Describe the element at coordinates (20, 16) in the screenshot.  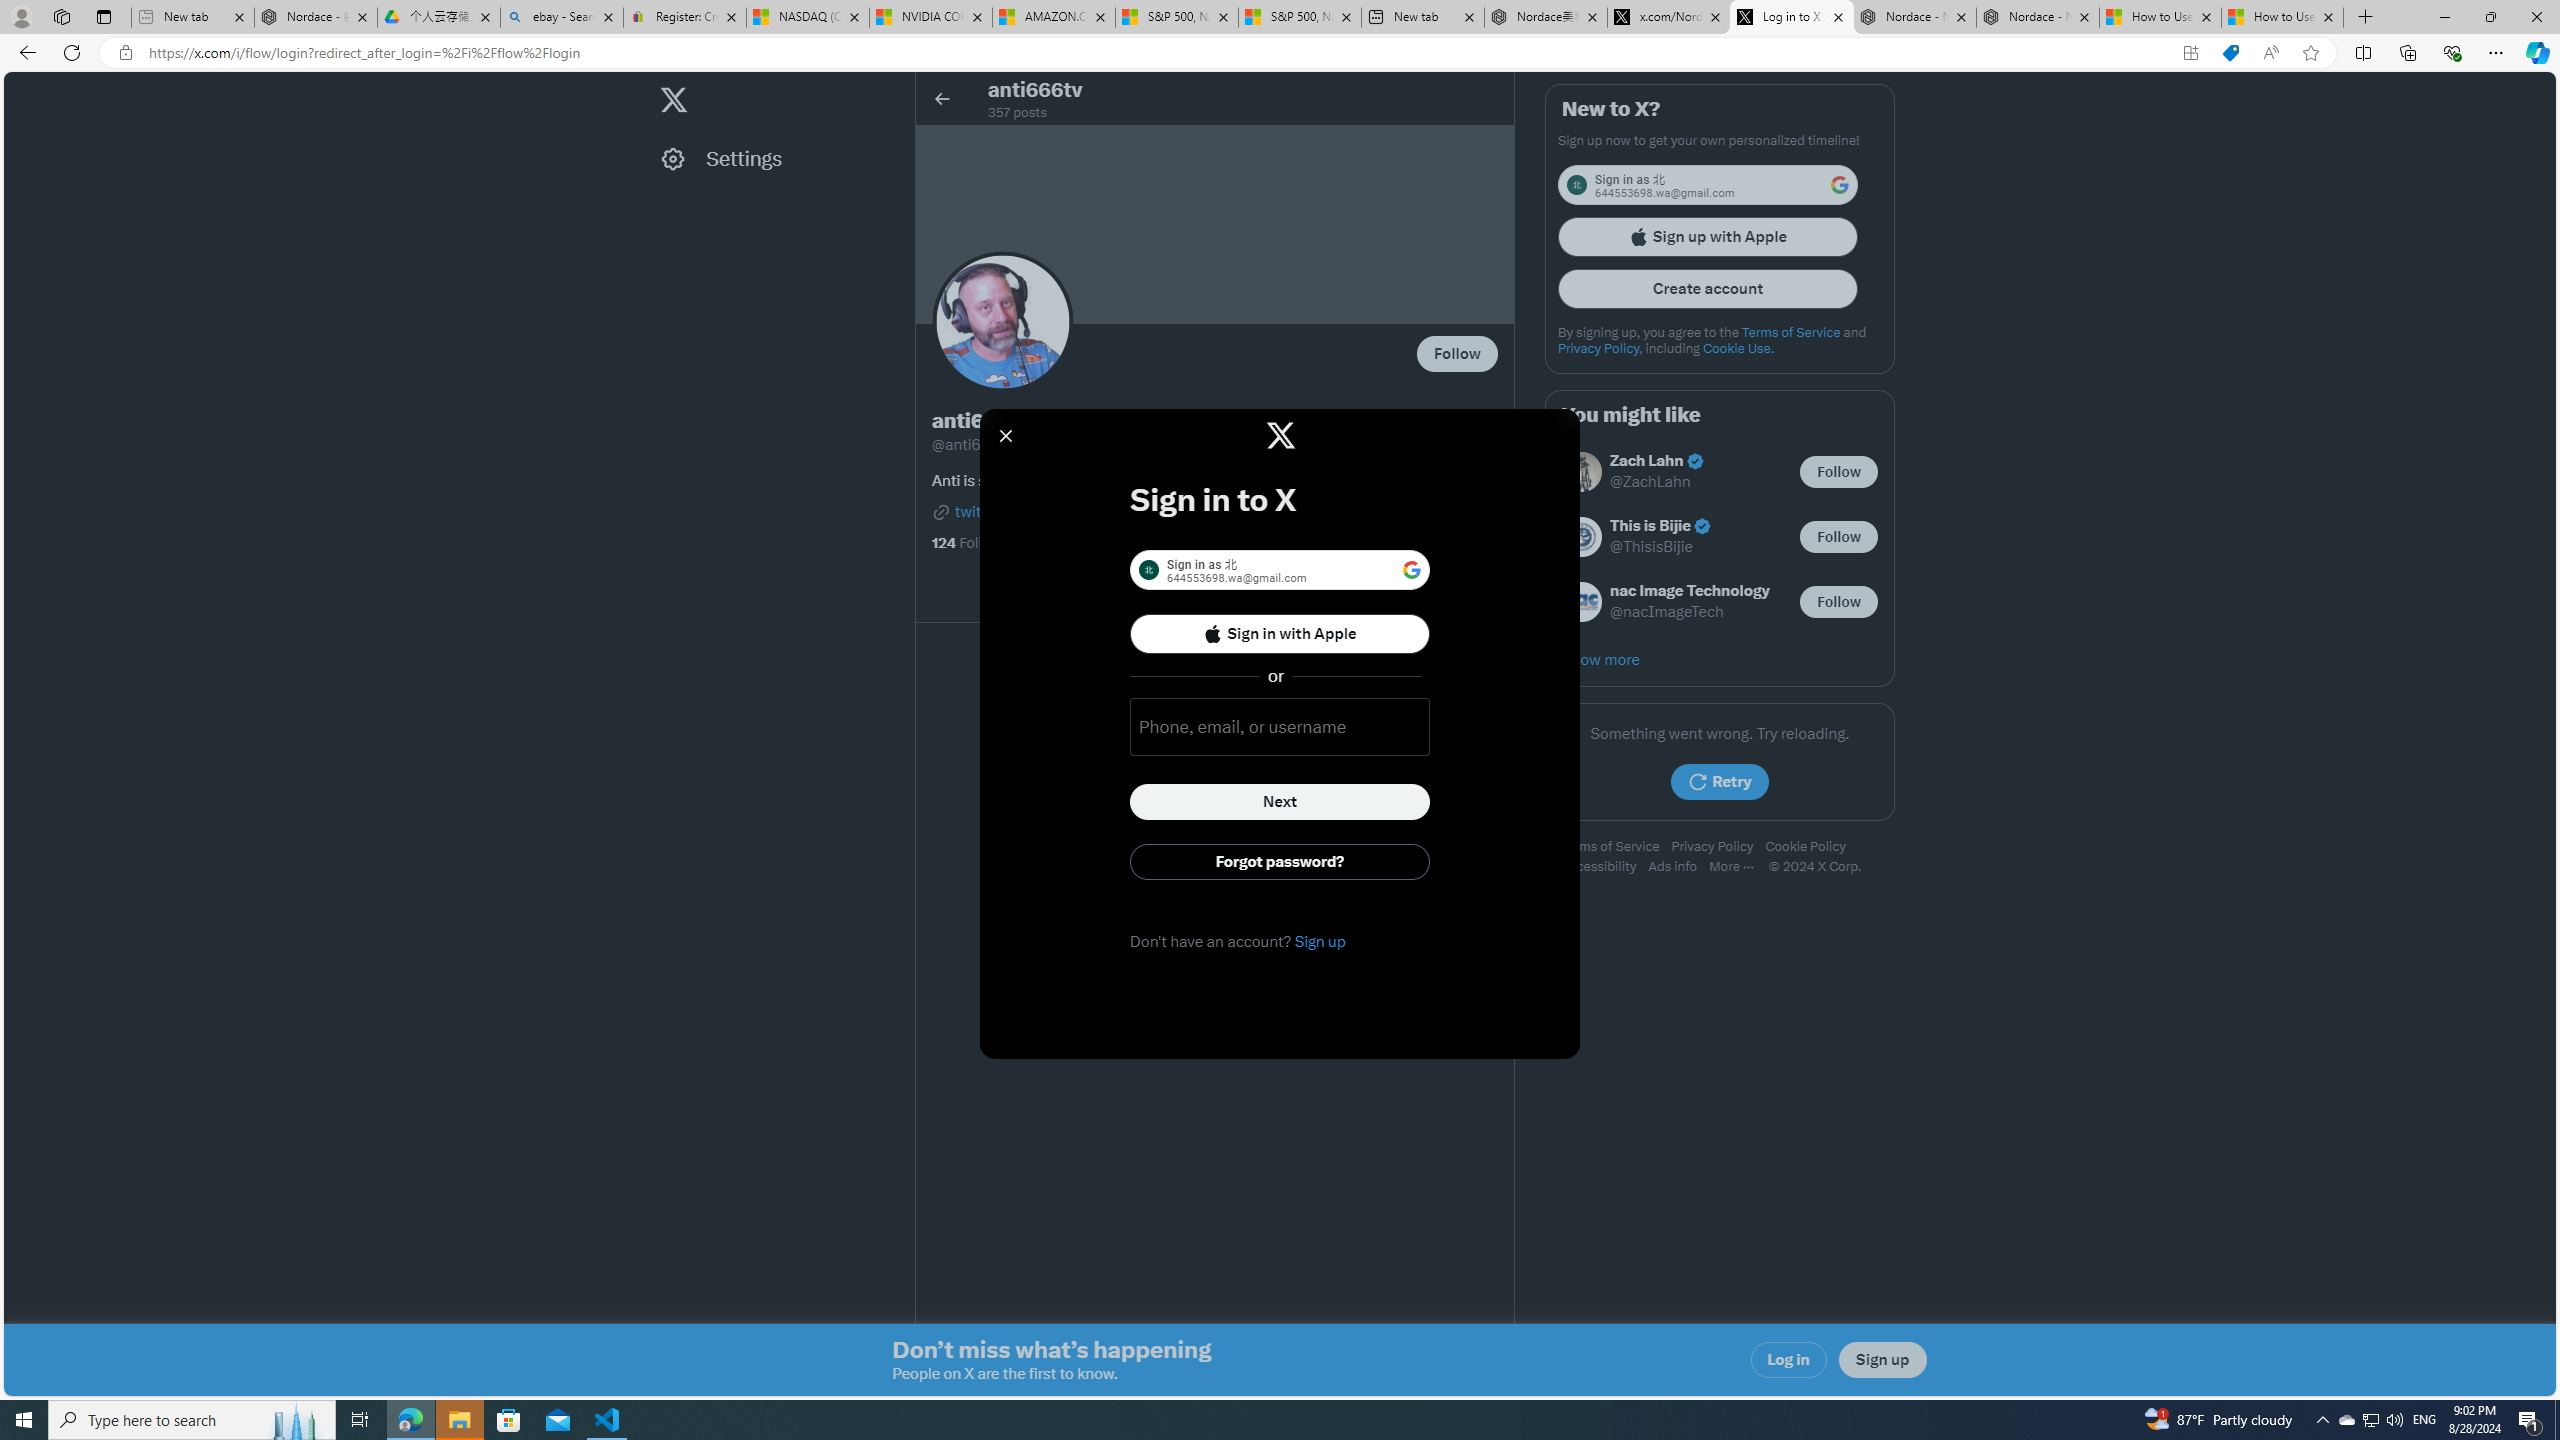
I see `'Personal Profile'` at that location.